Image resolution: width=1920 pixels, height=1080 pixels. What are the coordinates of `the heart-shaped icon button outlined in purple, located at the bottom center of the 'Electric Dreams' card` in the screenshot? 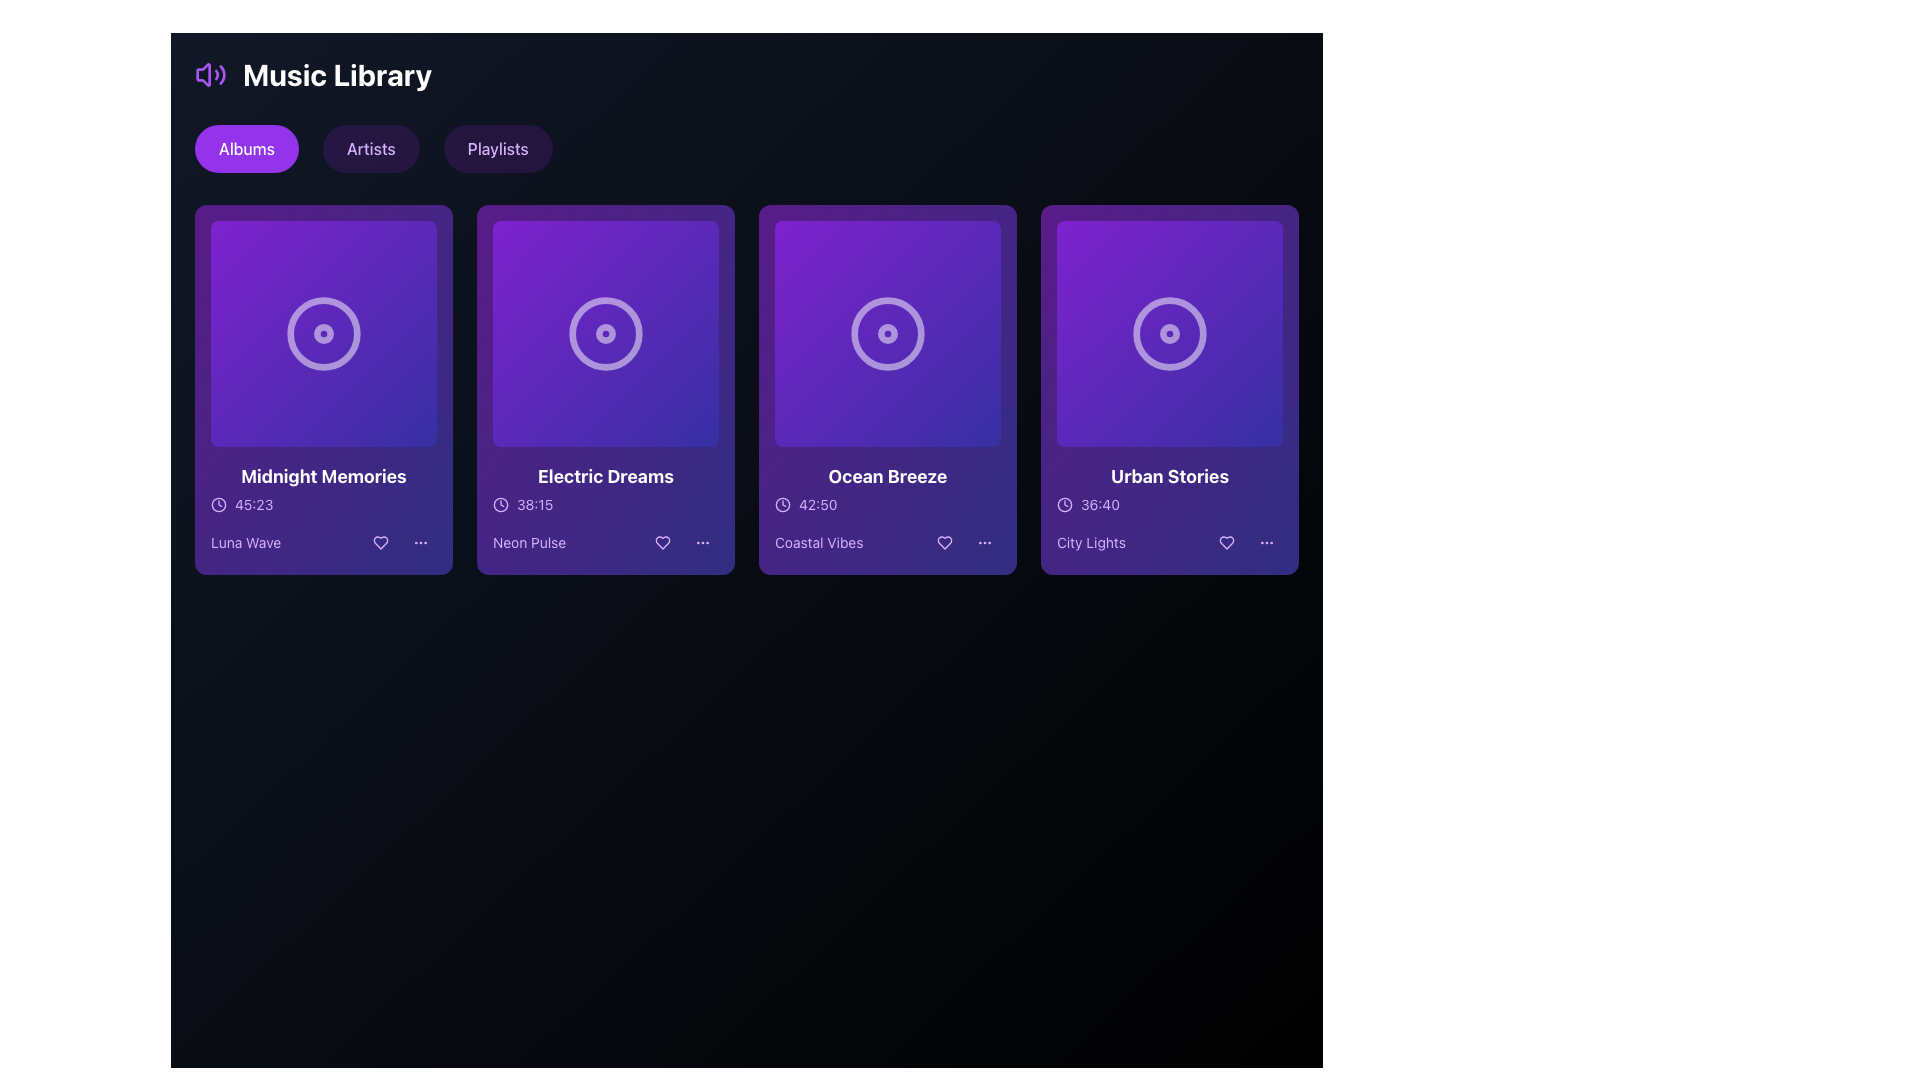 It's located at (662, 543).